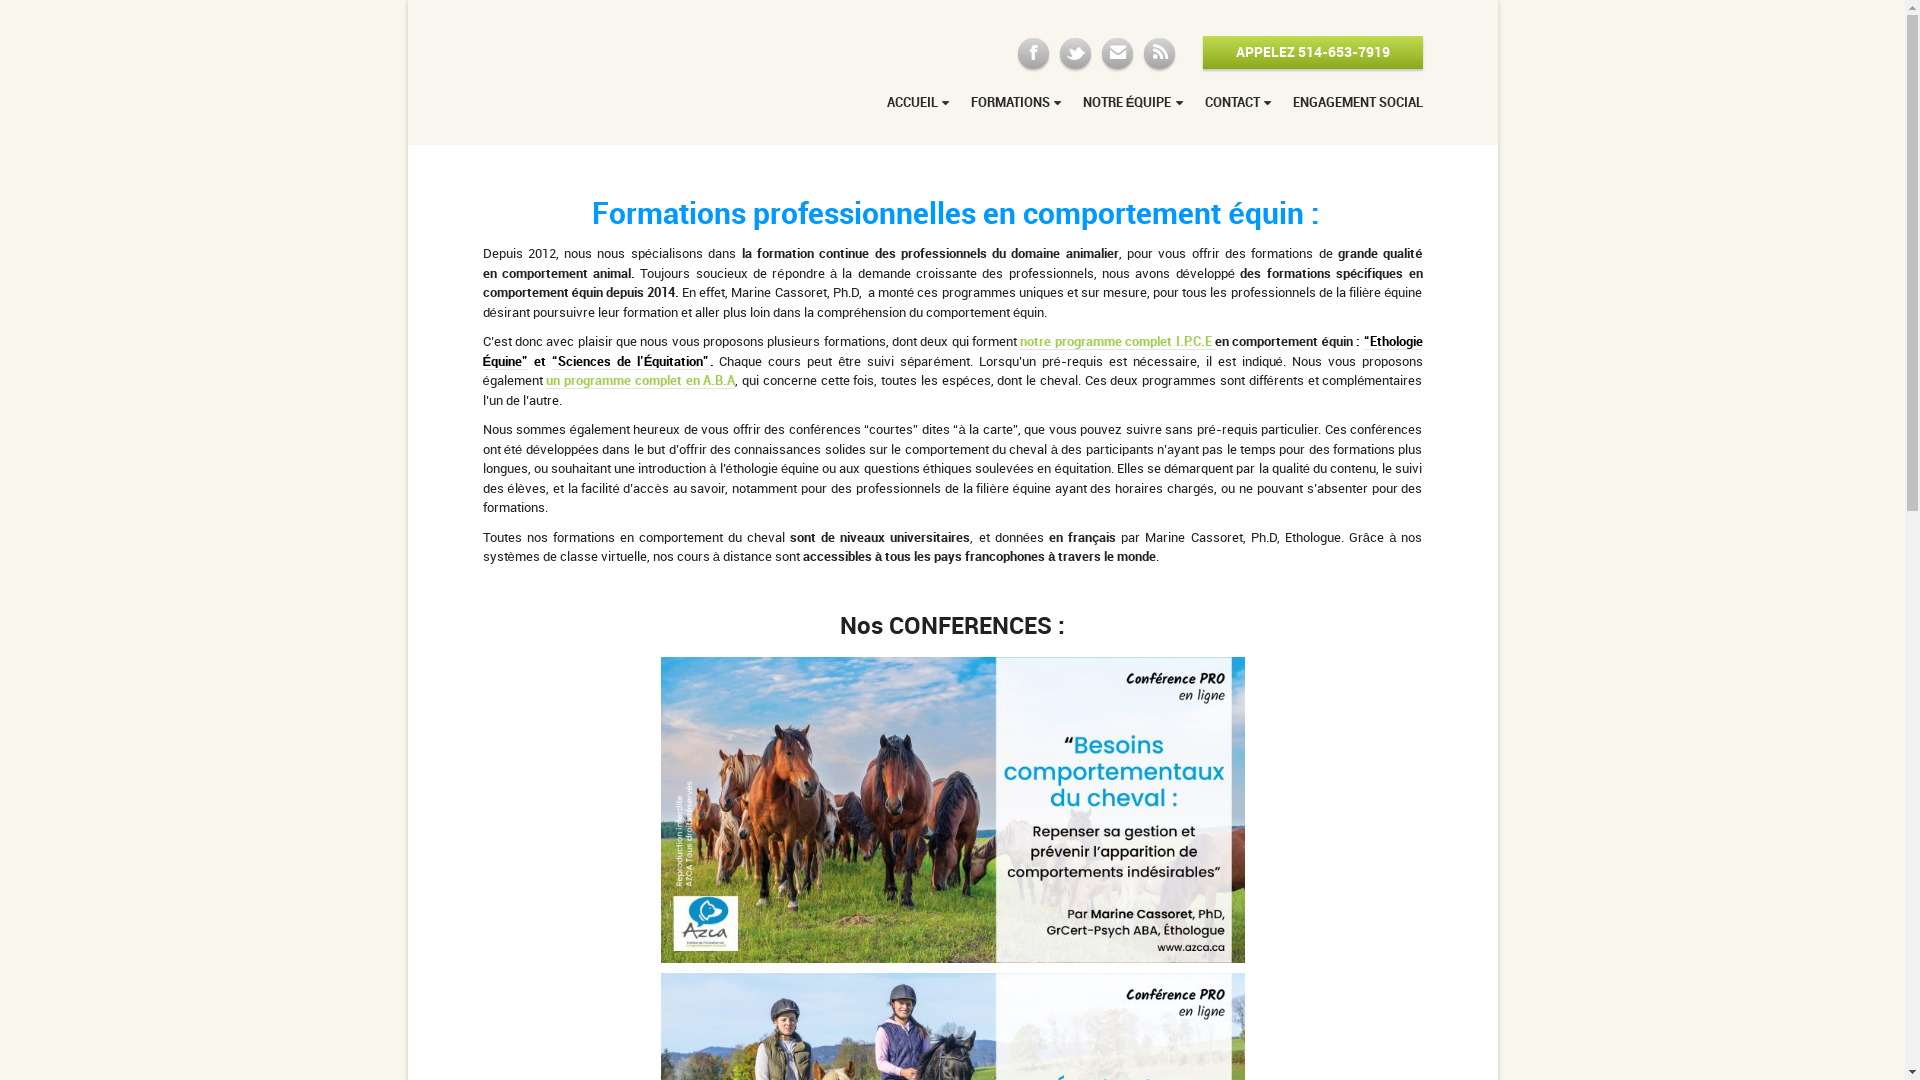 Image resolution: width=1920 pixels, height=1080 pixels. I want to click on 'CONTACT', so click(1237, 106).